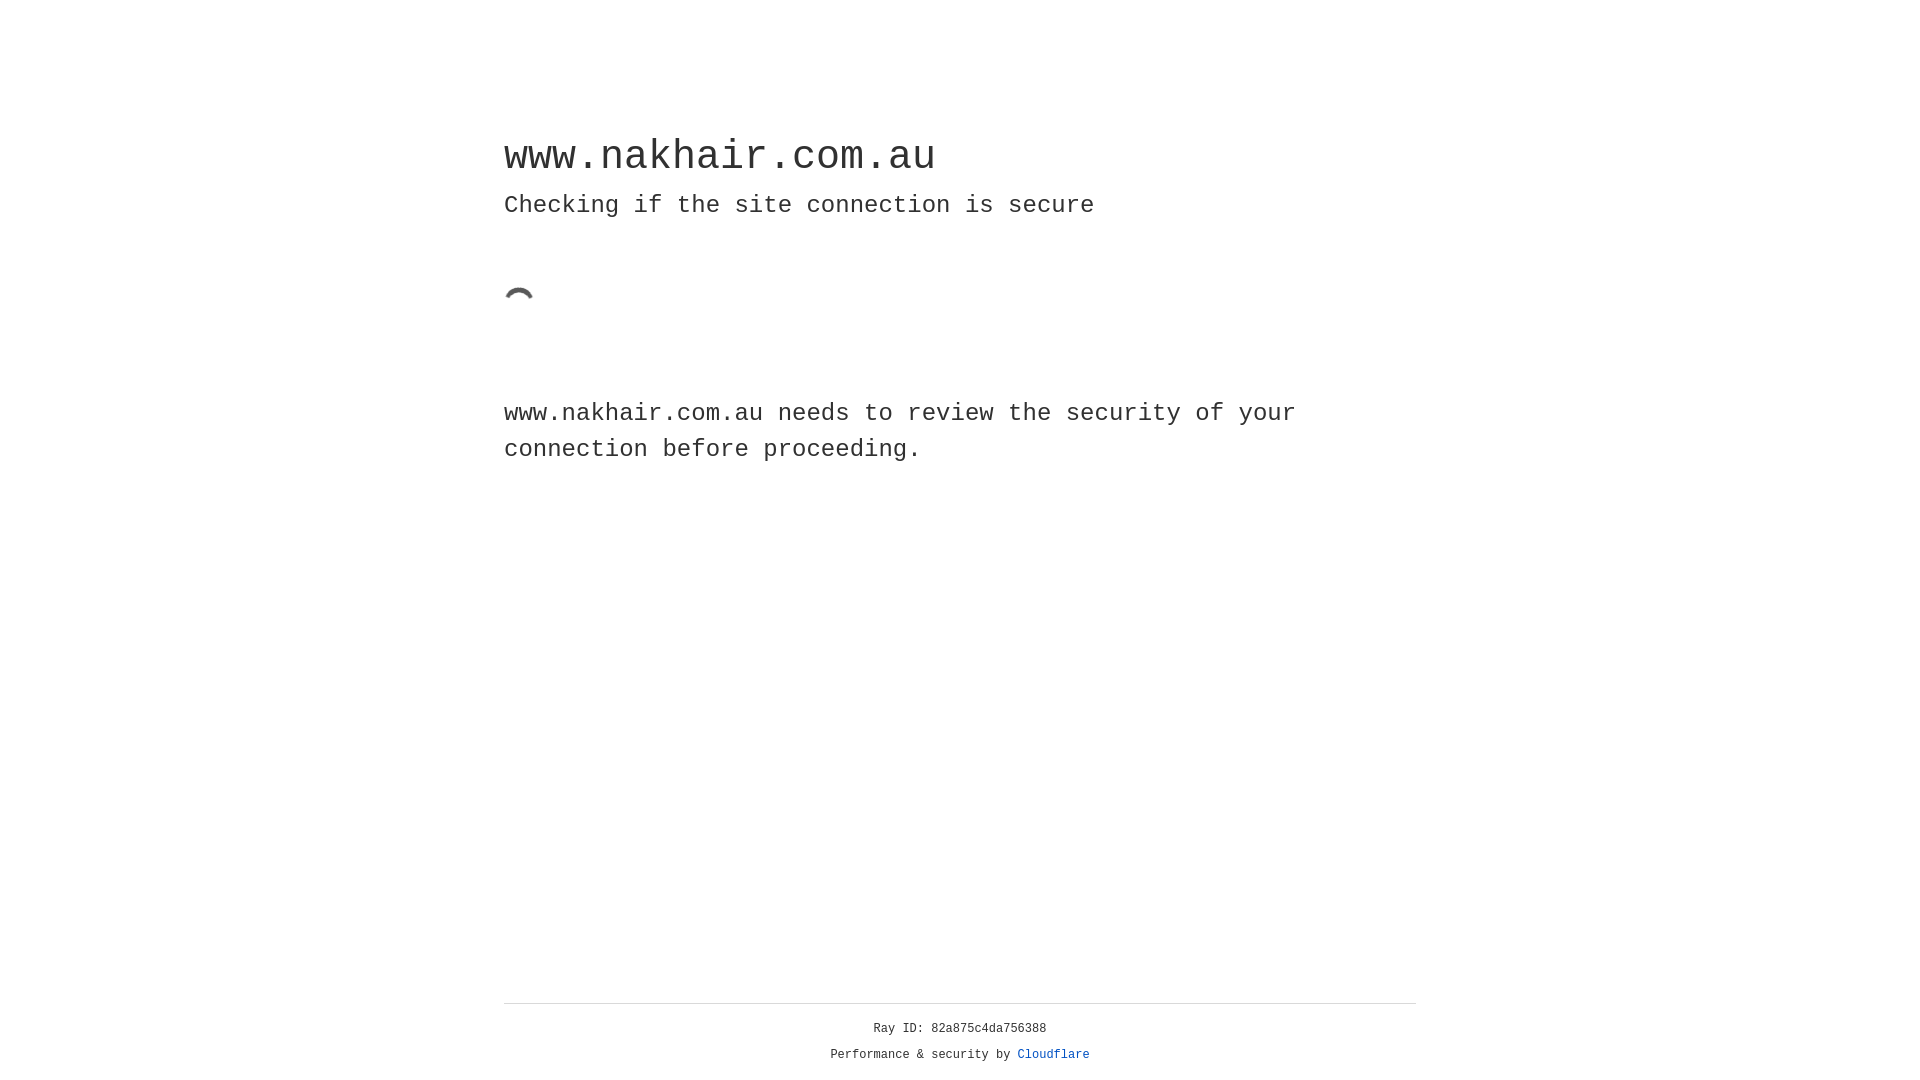  I want to click on 'Cloudflare', so click(1053, 1054).